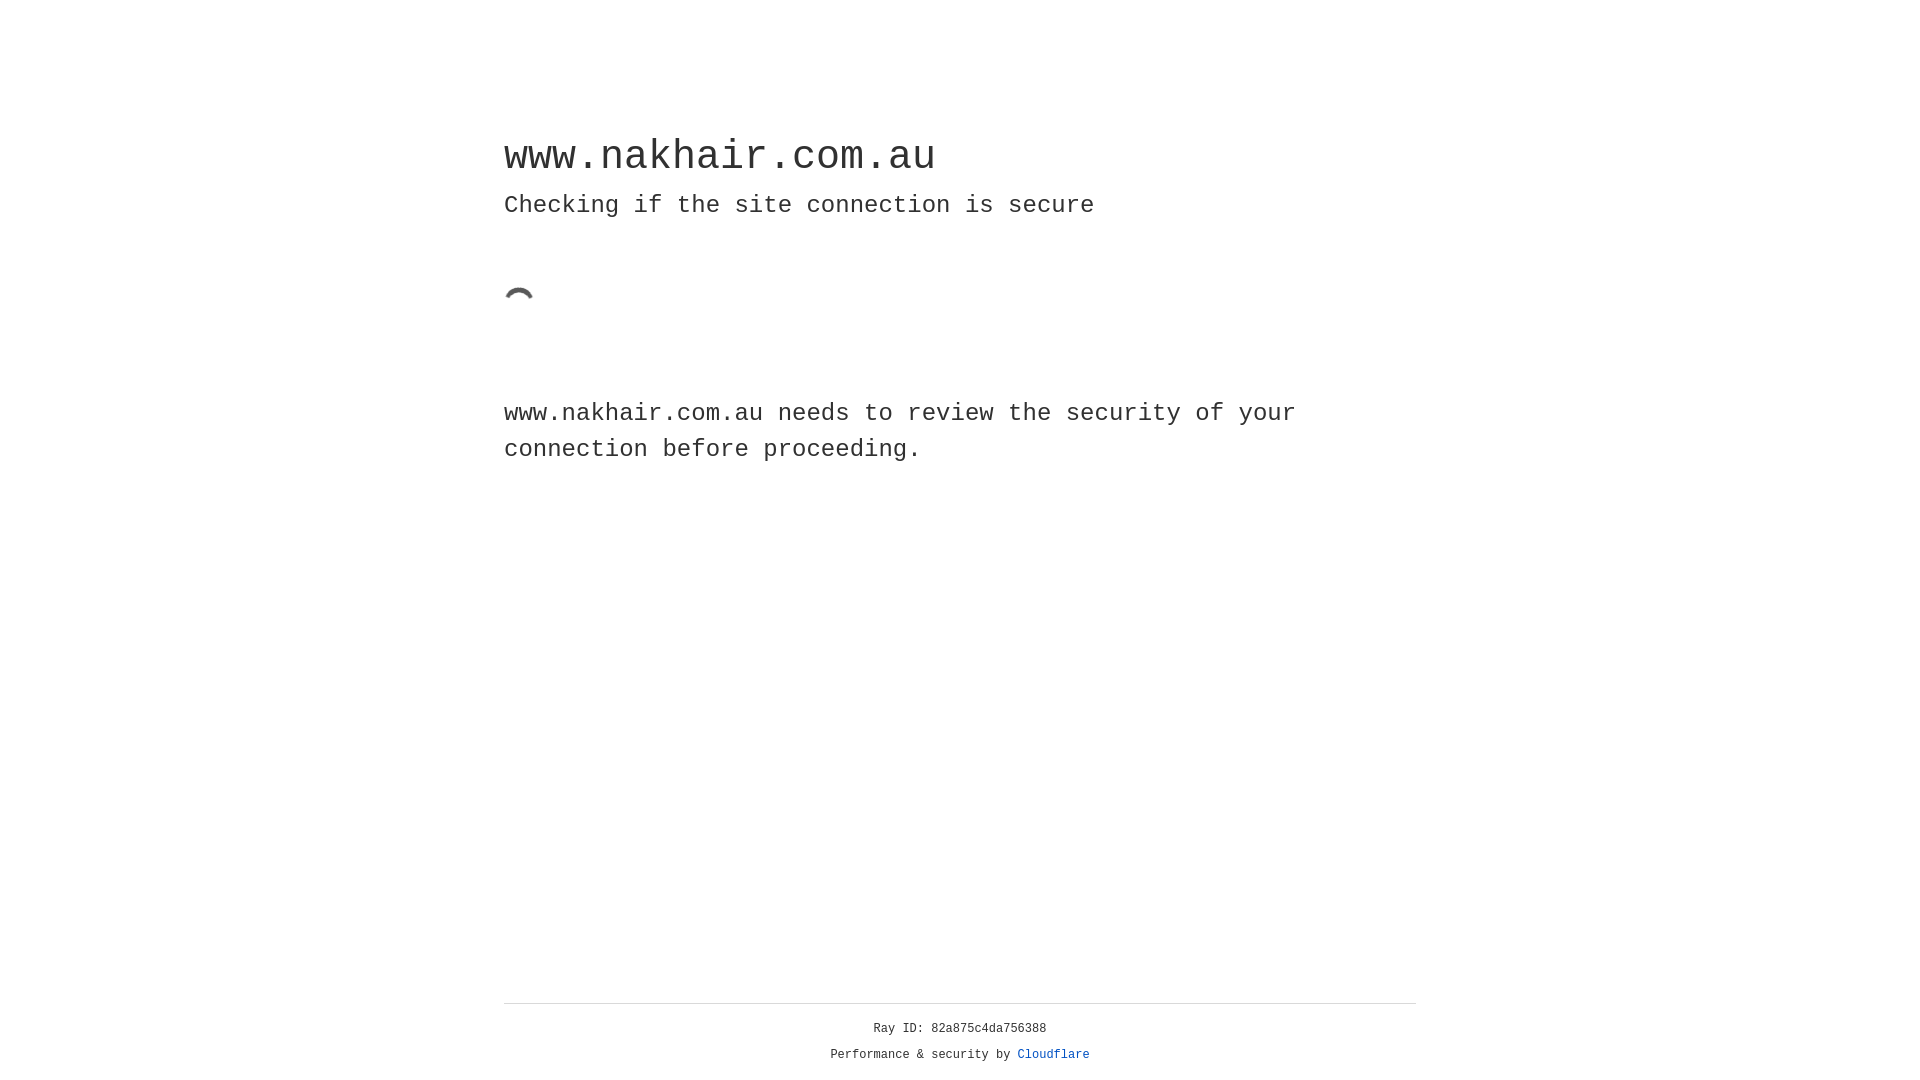  I want to click on 'Cloudflare', so click(1053, 1054).